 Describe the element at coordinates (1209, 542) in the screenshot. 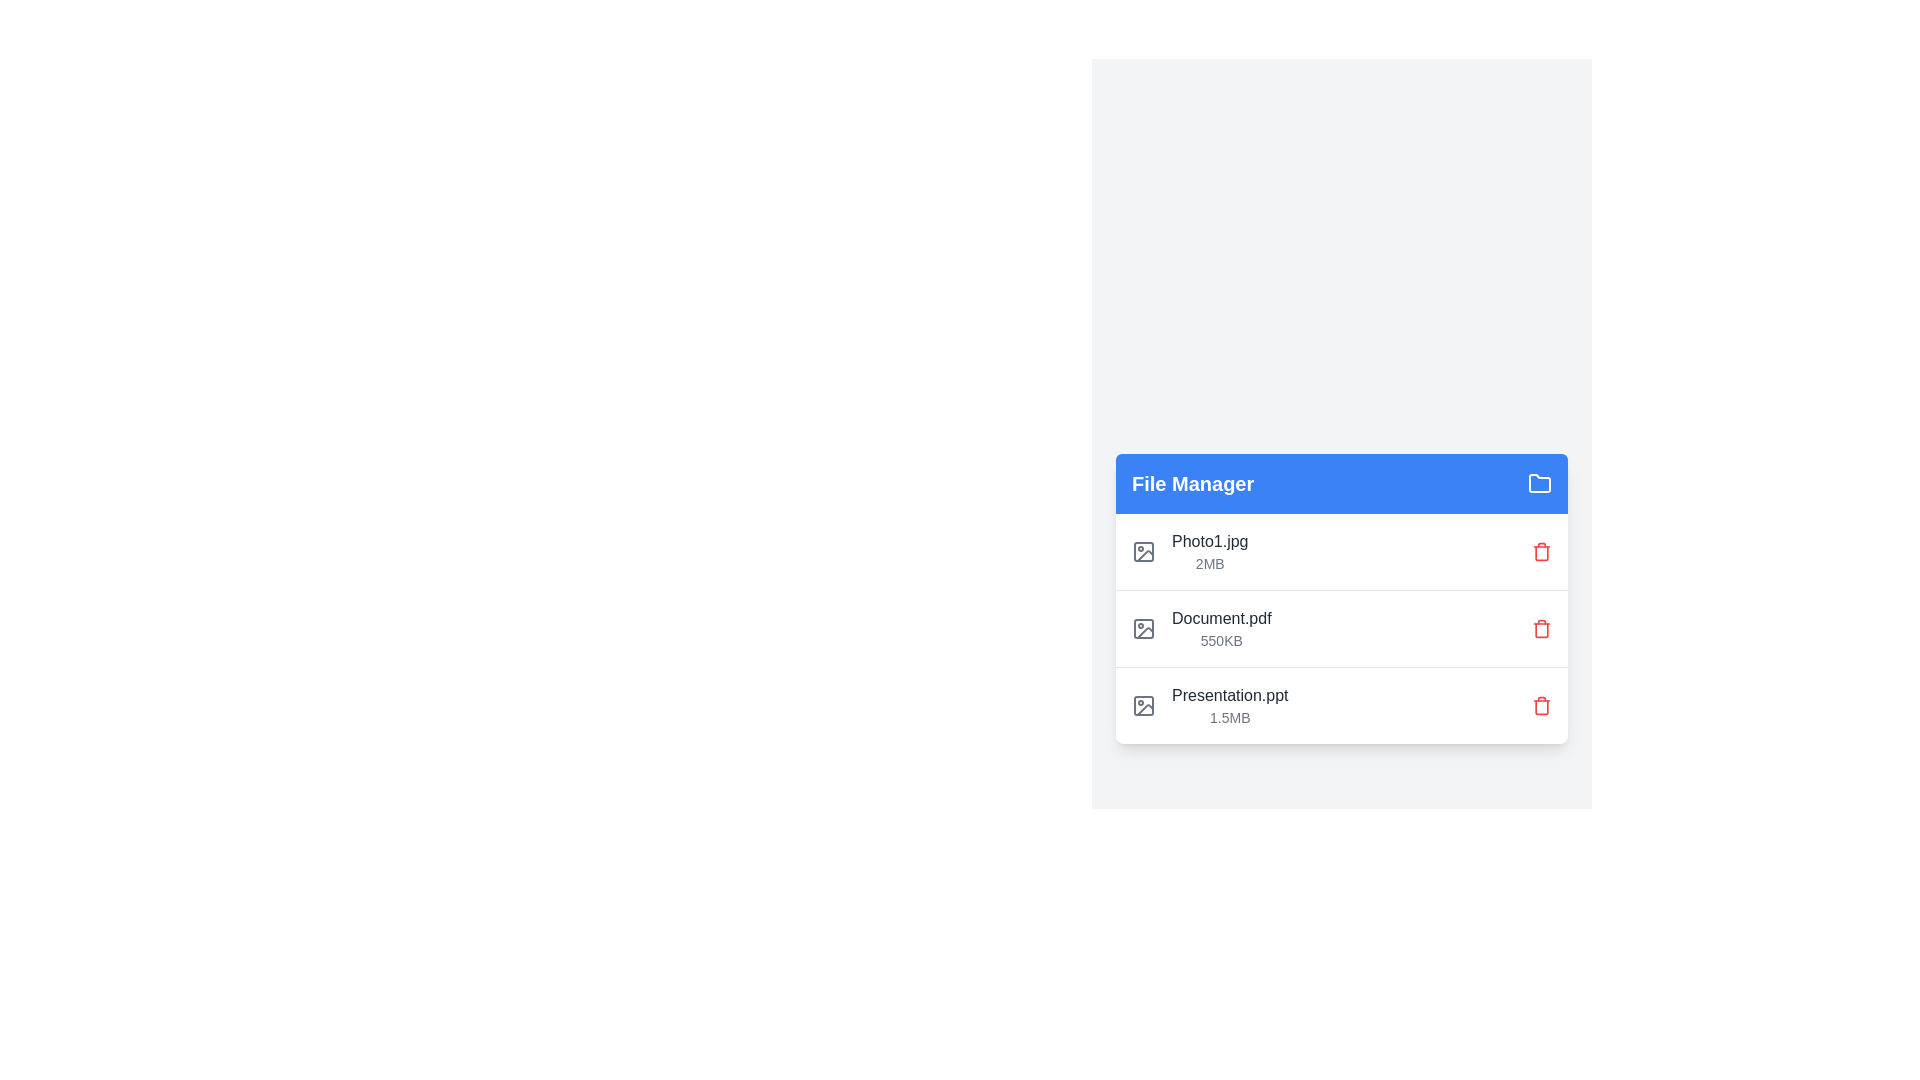

I see `the text label displaying the file name 'Photo1.jpg' within the 'File Manager' interface` at that location.